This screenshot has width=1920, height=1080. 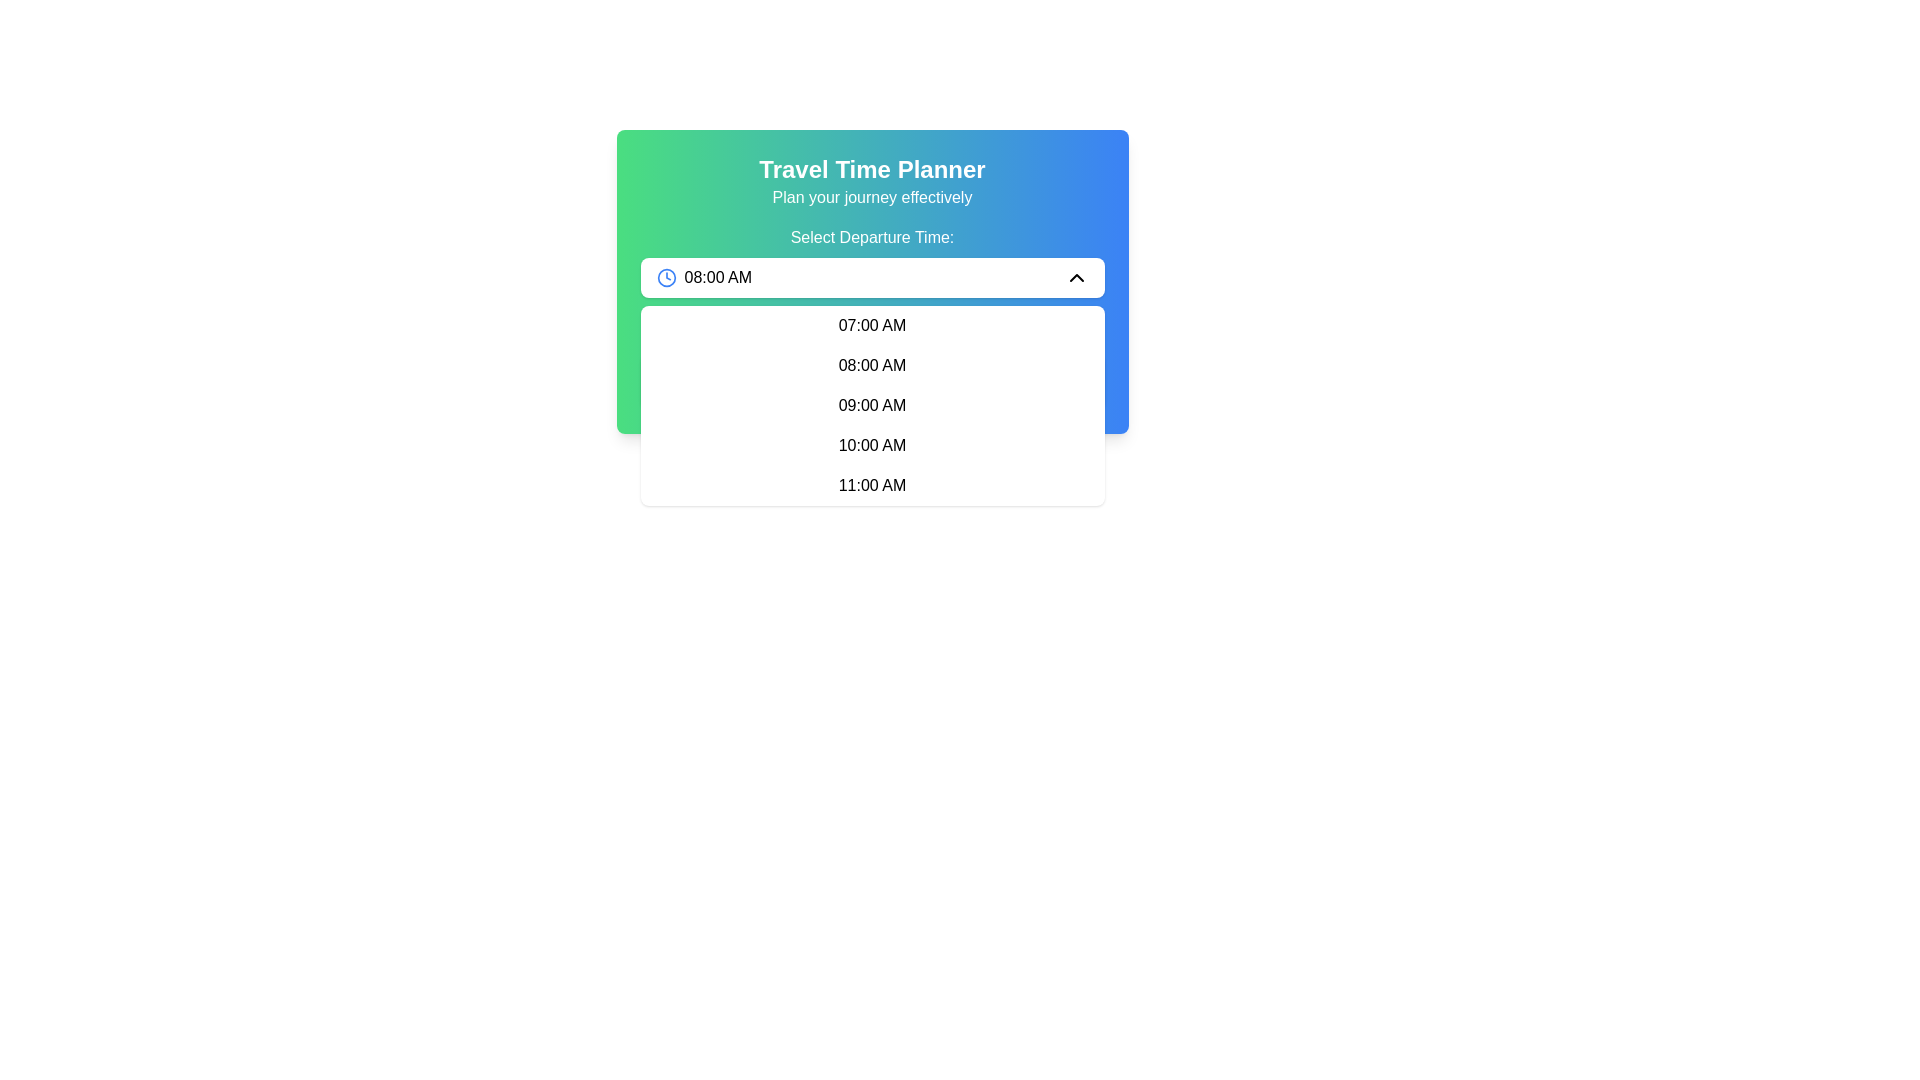 What do you see at coordinates (872, 261) in the screenshot?
I see `the dropdown menu labeled 'Select Departure Time:'` at bounding box center [872, 261].